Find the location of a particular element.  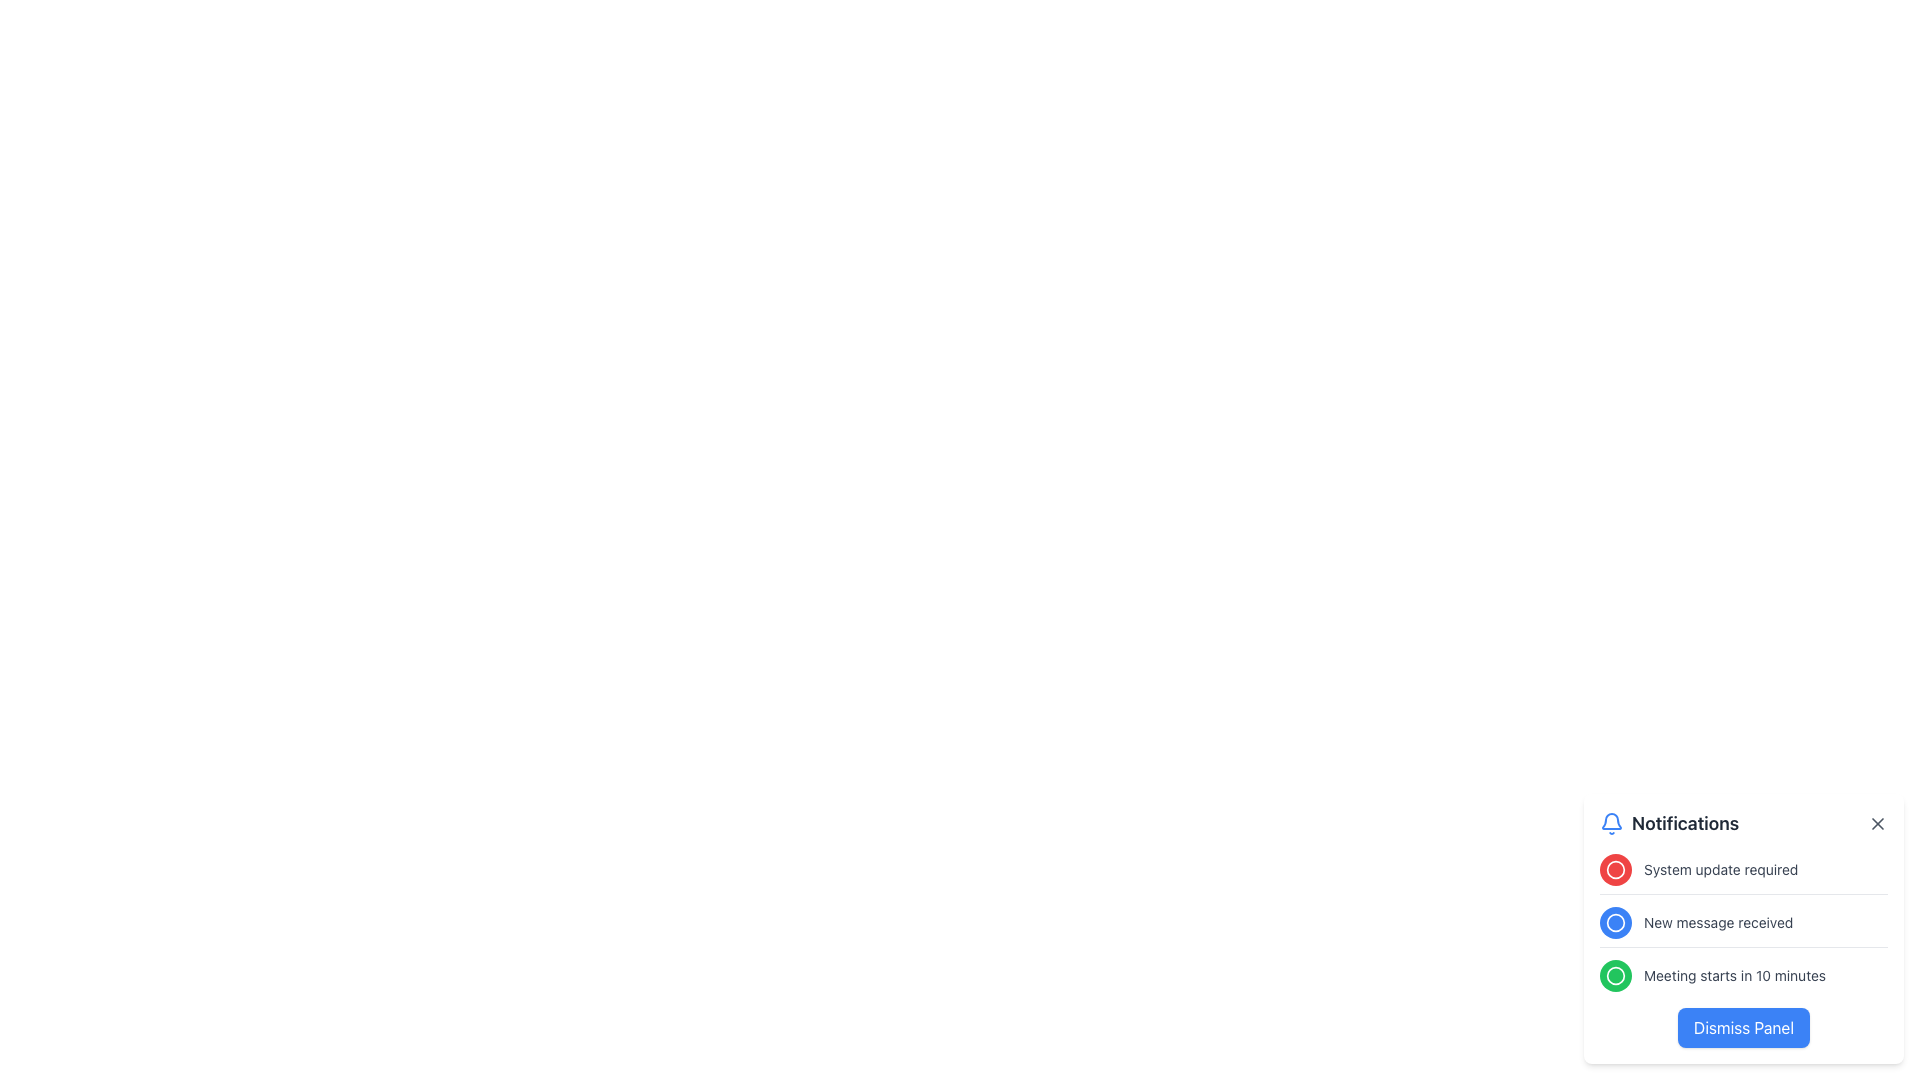

the bell-shaped icon with a blue outline in the header section is located at coordinates (1612, 824).